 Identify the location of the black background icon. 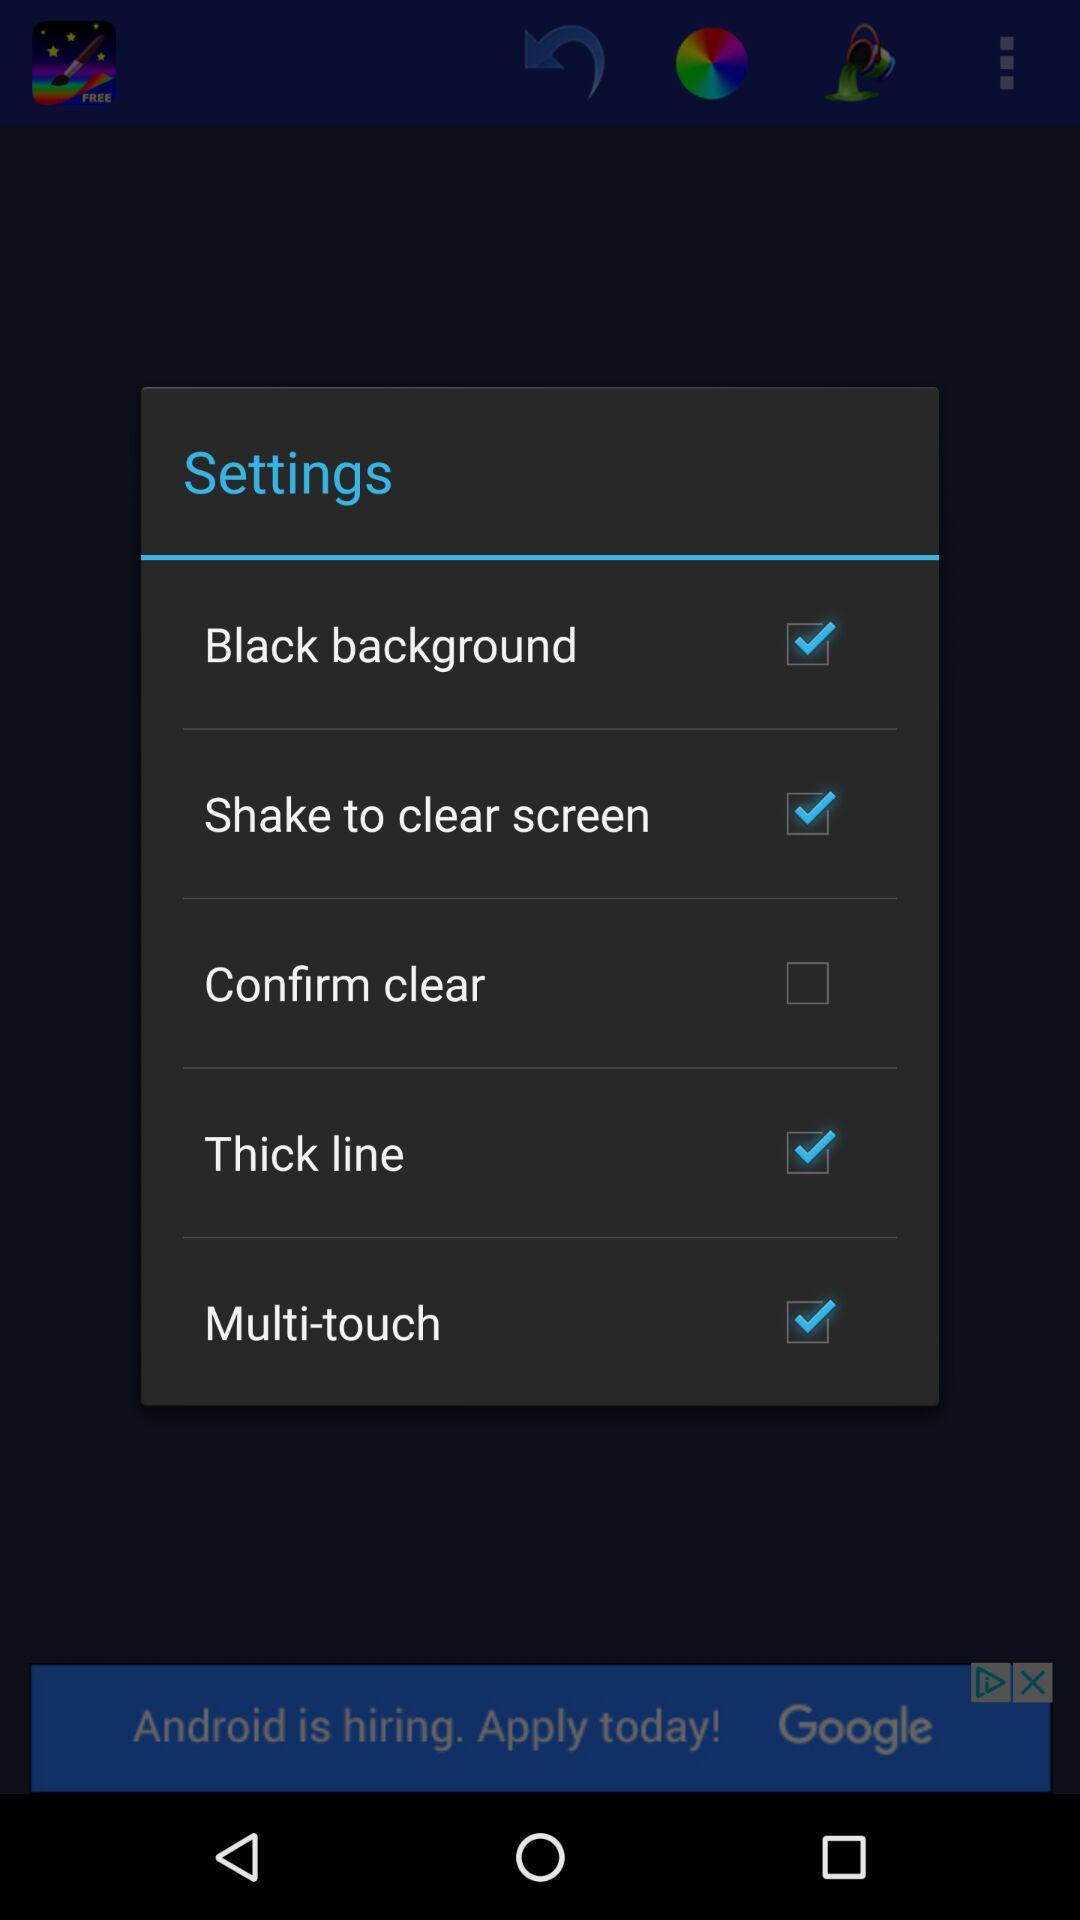
(391, 643).